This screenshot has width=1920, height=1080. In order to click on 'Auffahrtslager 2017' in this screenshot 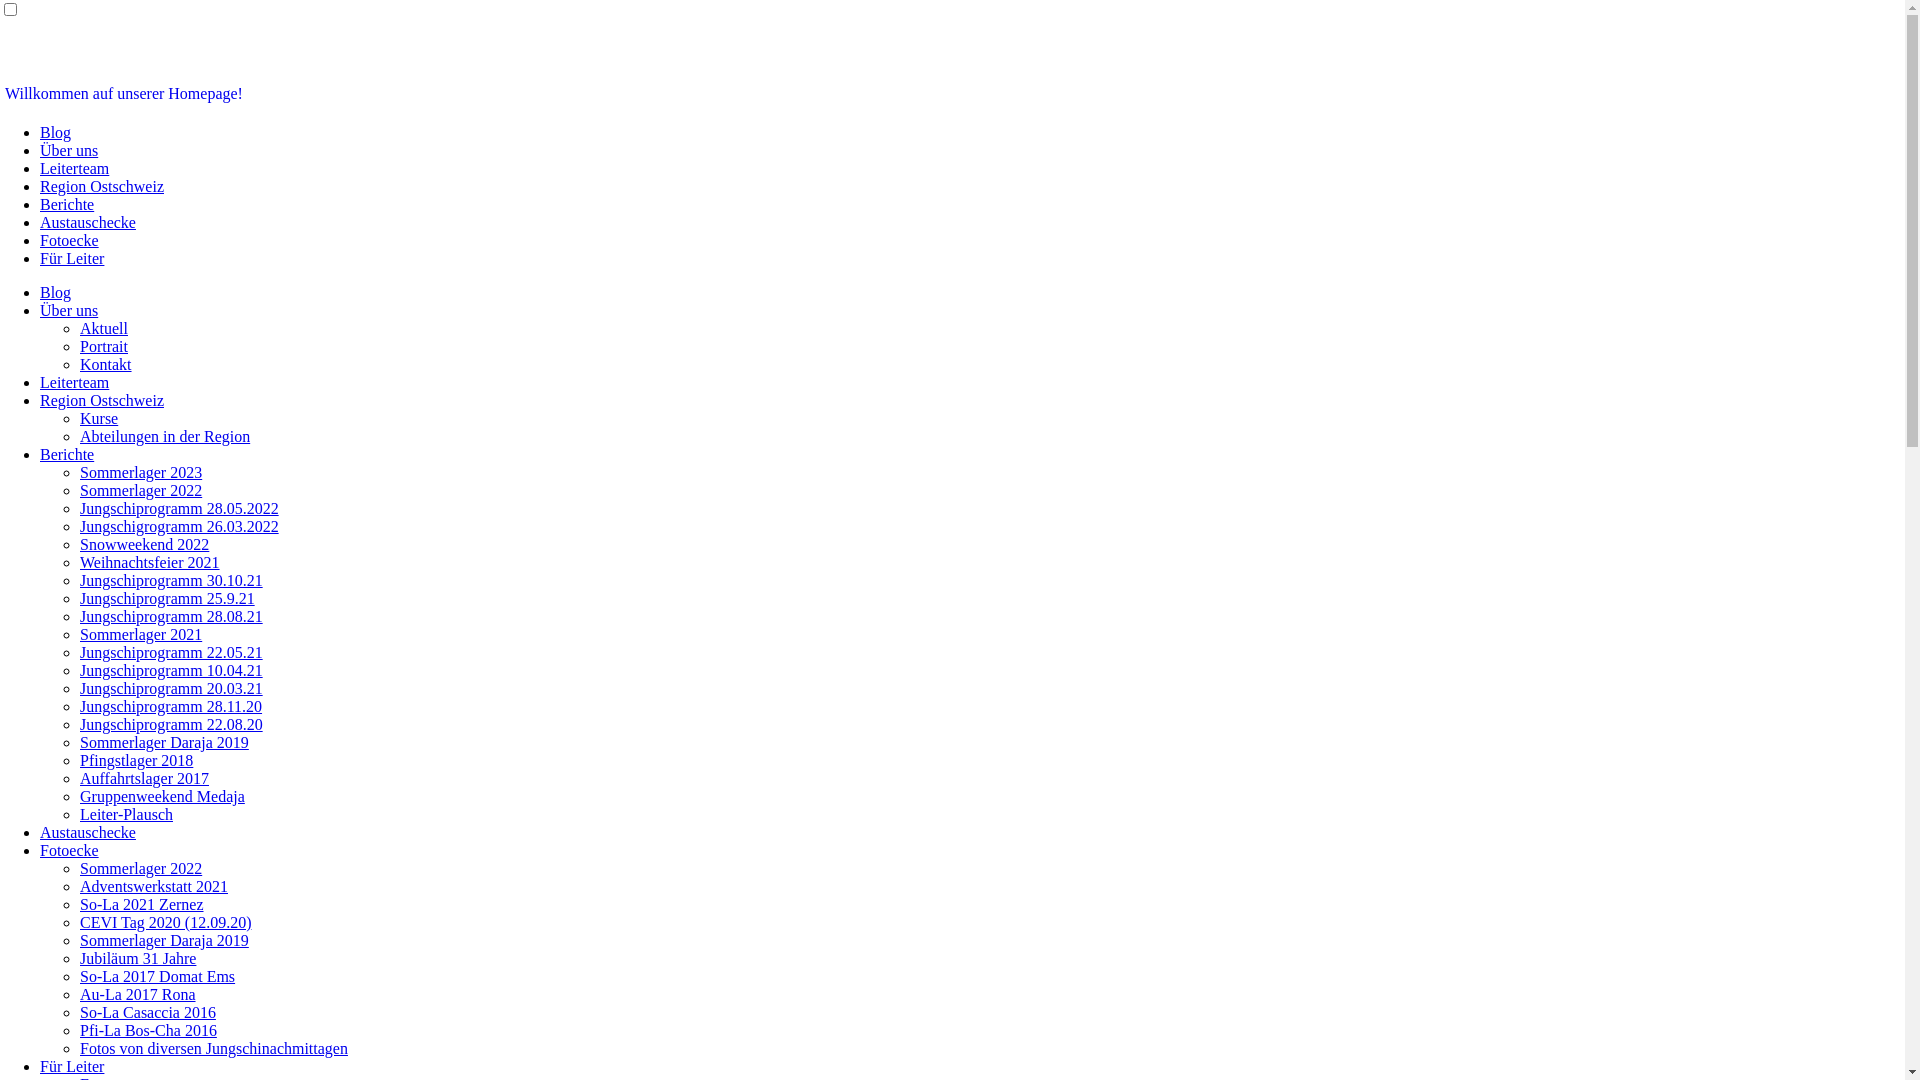, I will do `click(143, 777)`.